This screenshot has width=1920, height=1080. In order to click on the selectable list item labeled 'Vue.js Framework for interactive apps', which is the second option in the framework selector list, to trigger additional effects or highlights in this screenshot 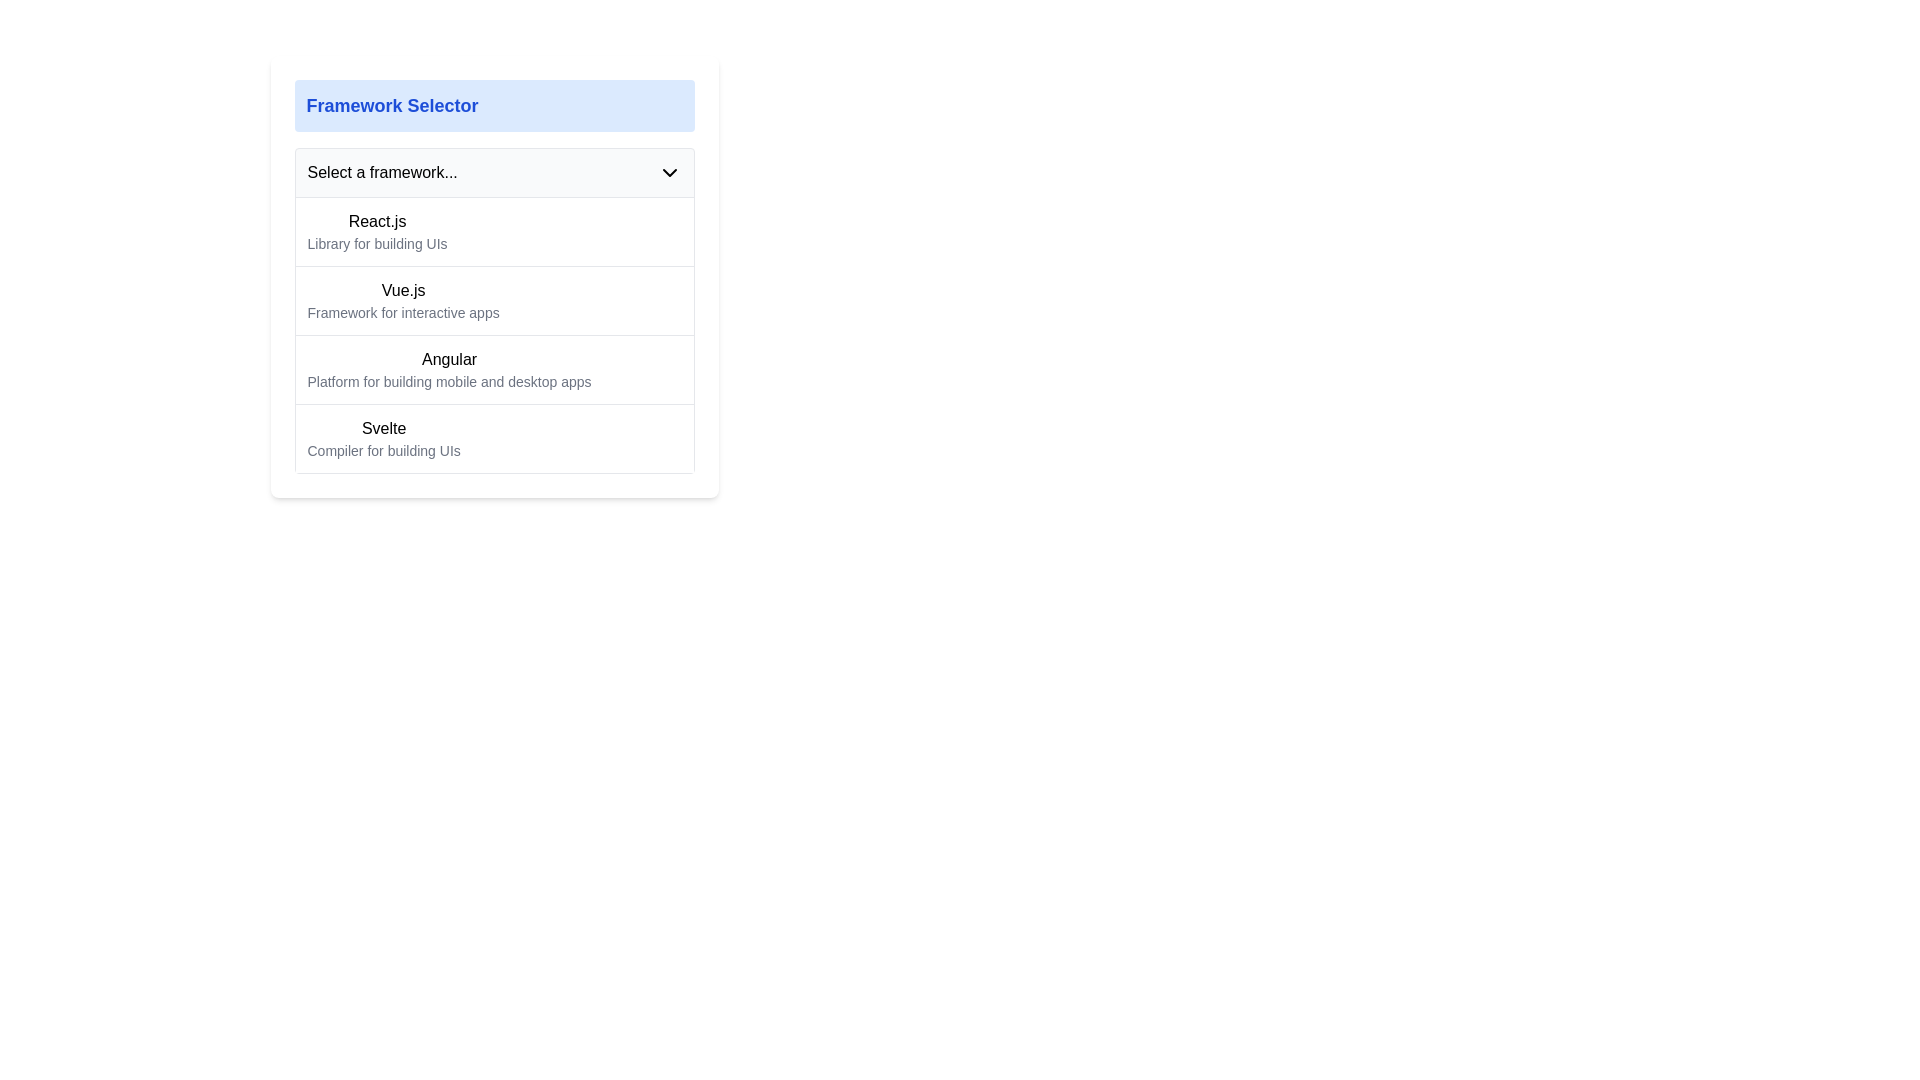, I will do `click(494, 277)`.